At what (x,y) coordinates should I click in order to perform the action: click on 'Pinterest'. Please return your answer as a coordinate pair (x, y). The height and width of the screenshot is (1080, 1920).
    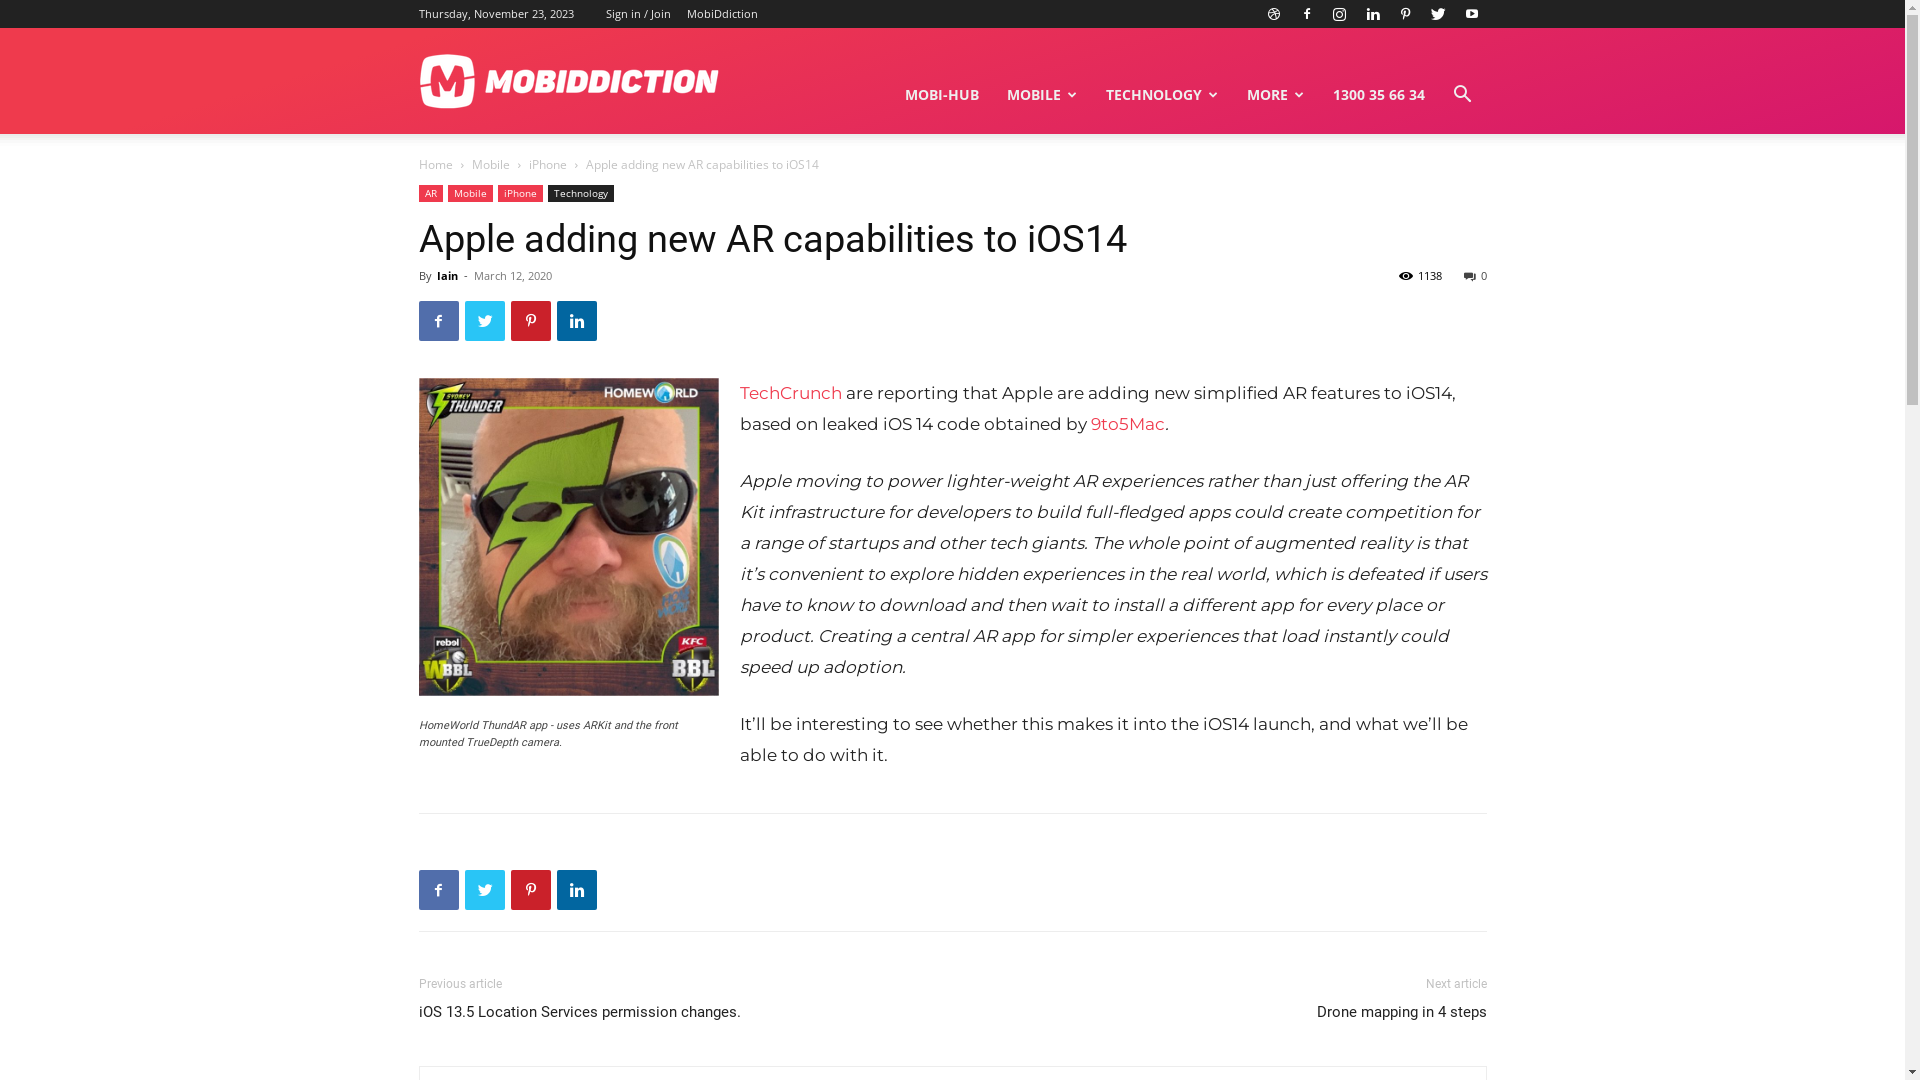
    Looking at the image, I should click on (509, 319).